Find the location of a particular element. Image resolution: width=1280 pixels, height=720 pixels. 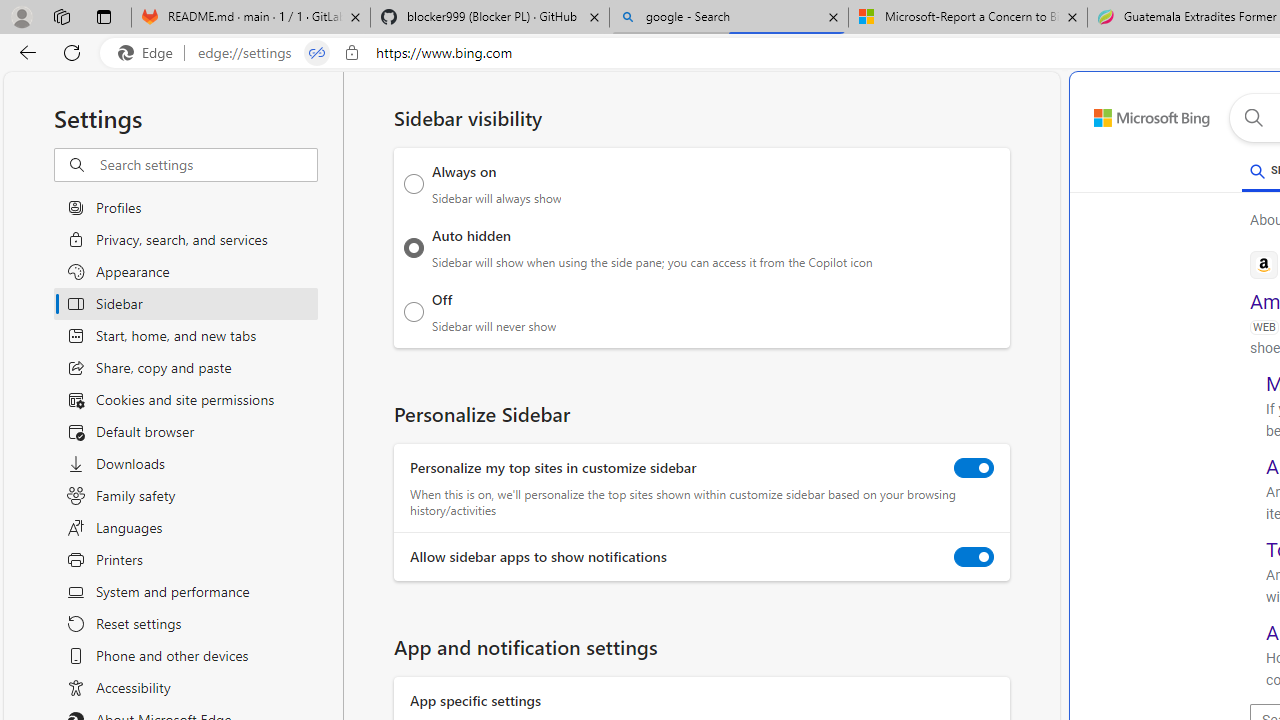

'Always on Sidebar will always show' is located at coordinates (413, 183).